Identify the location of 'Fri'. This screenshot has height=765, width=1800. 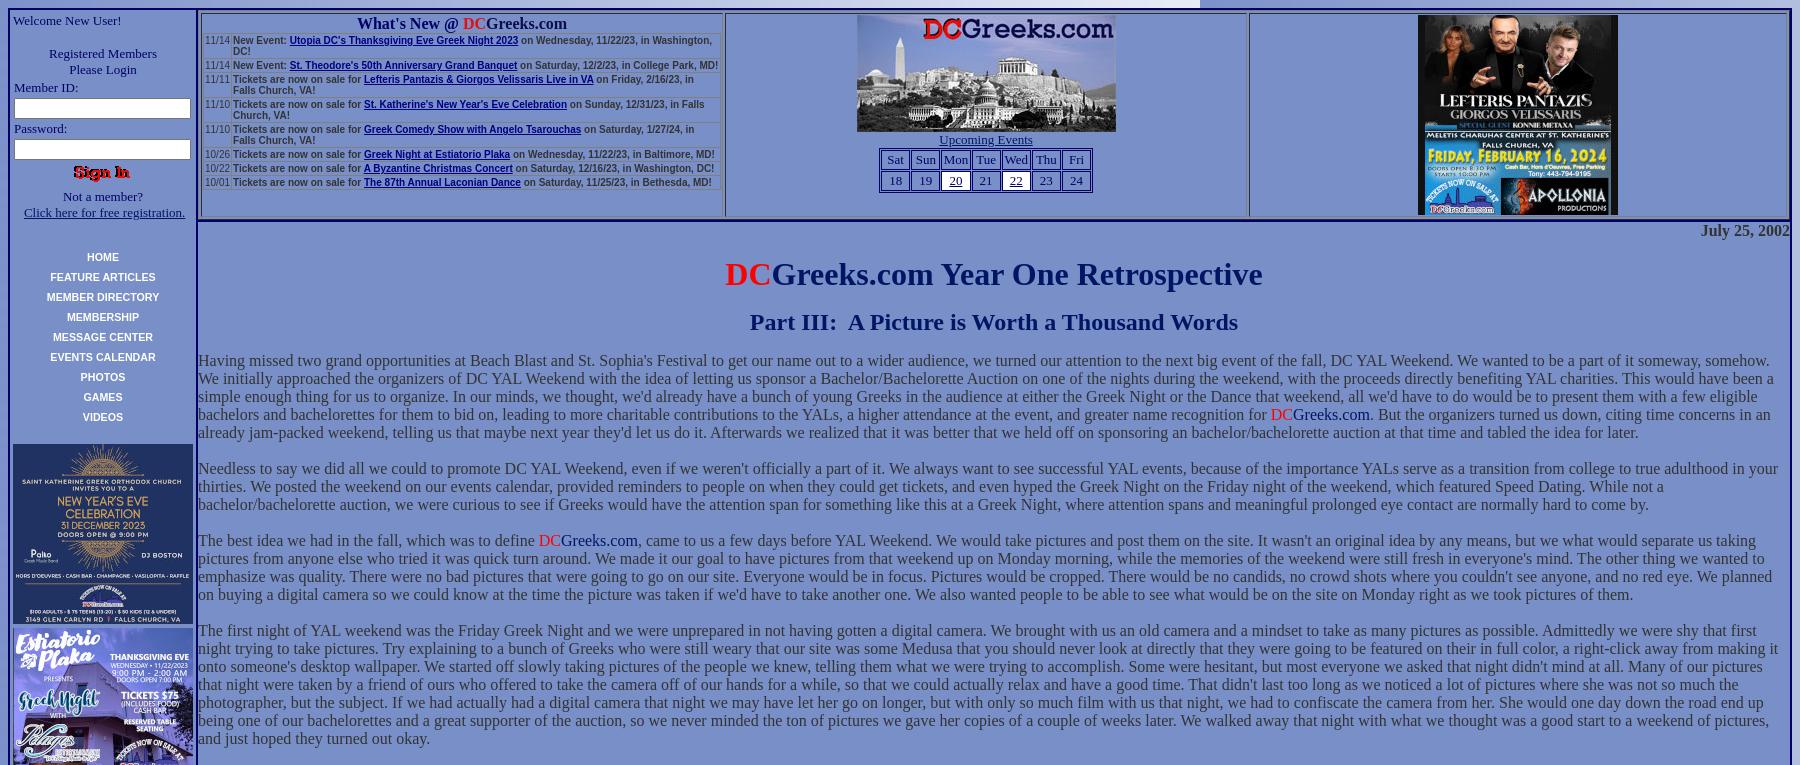
(1067, 159).